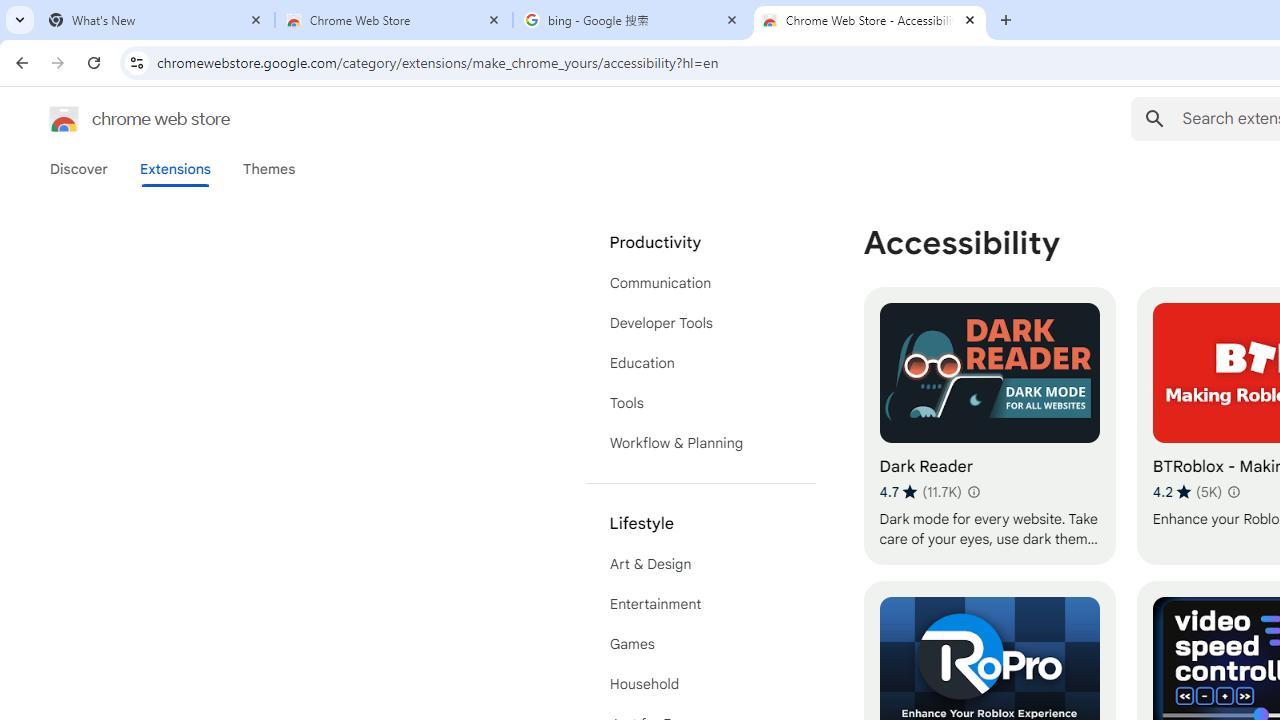 This screenshot has width=1280, height=720. What do you see at coordinates (174, 168) in the screenshot?
I see `'Extensions'` at bounding box center [174, 168].